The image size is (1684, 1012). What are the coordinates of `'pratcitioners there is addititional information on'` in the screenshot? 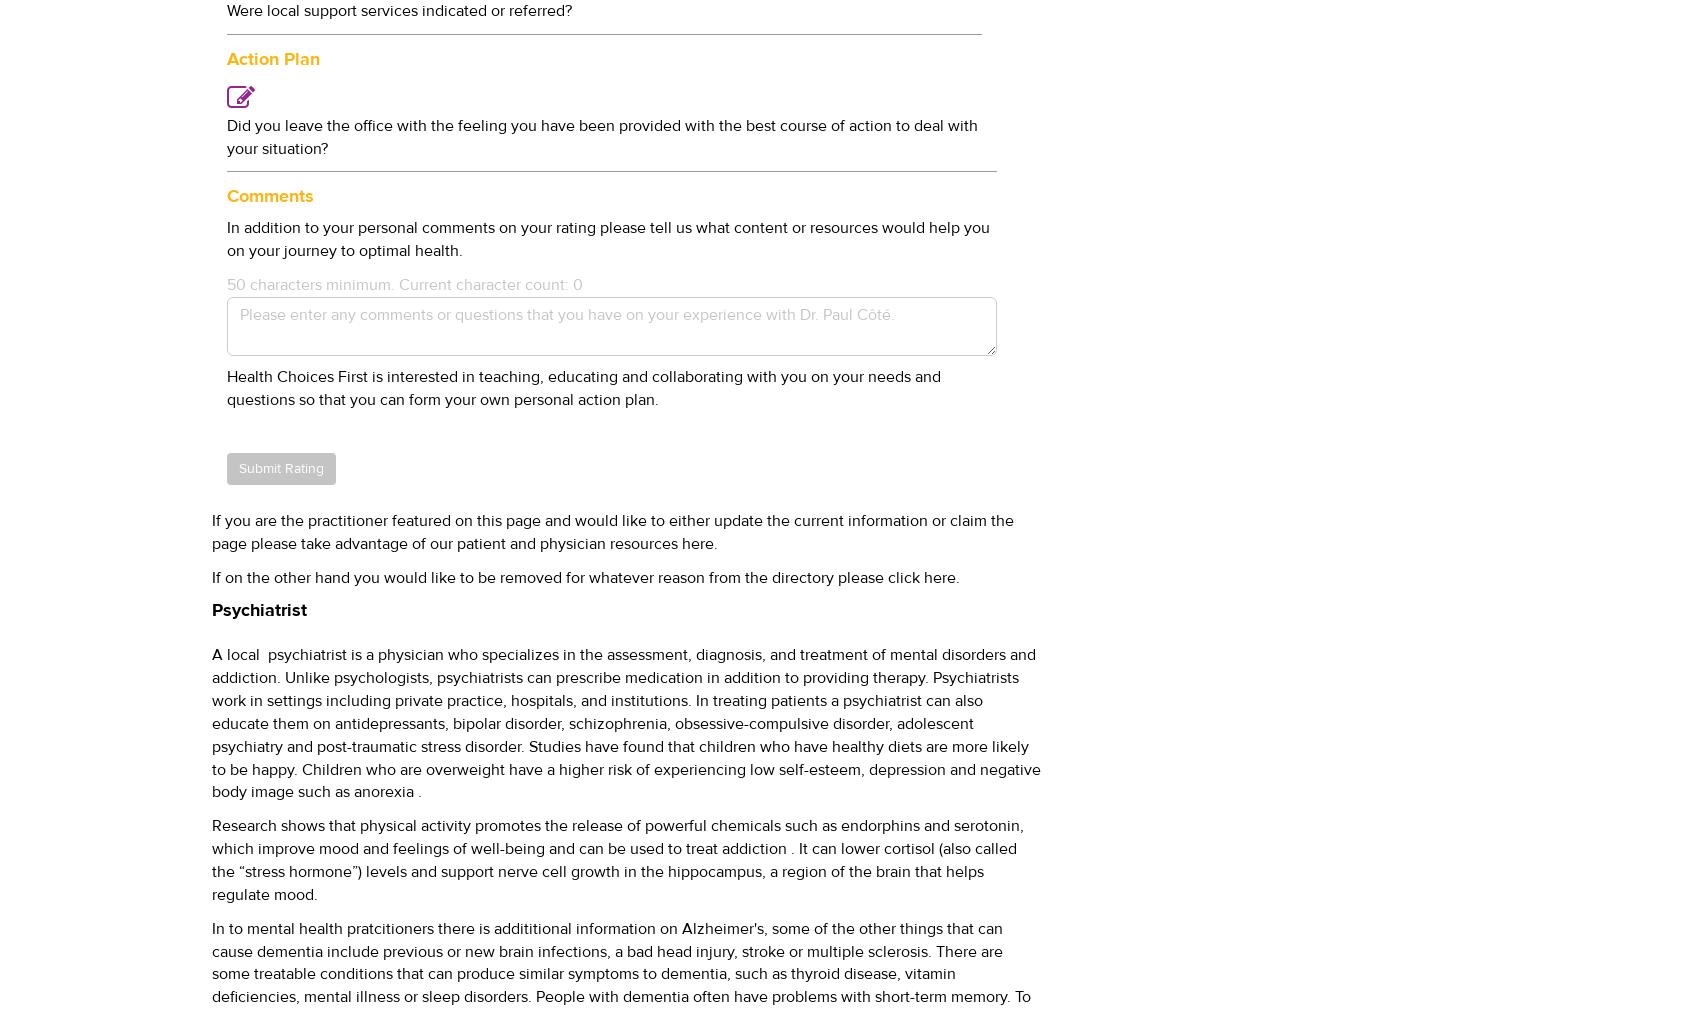 It's located at (511, 928).